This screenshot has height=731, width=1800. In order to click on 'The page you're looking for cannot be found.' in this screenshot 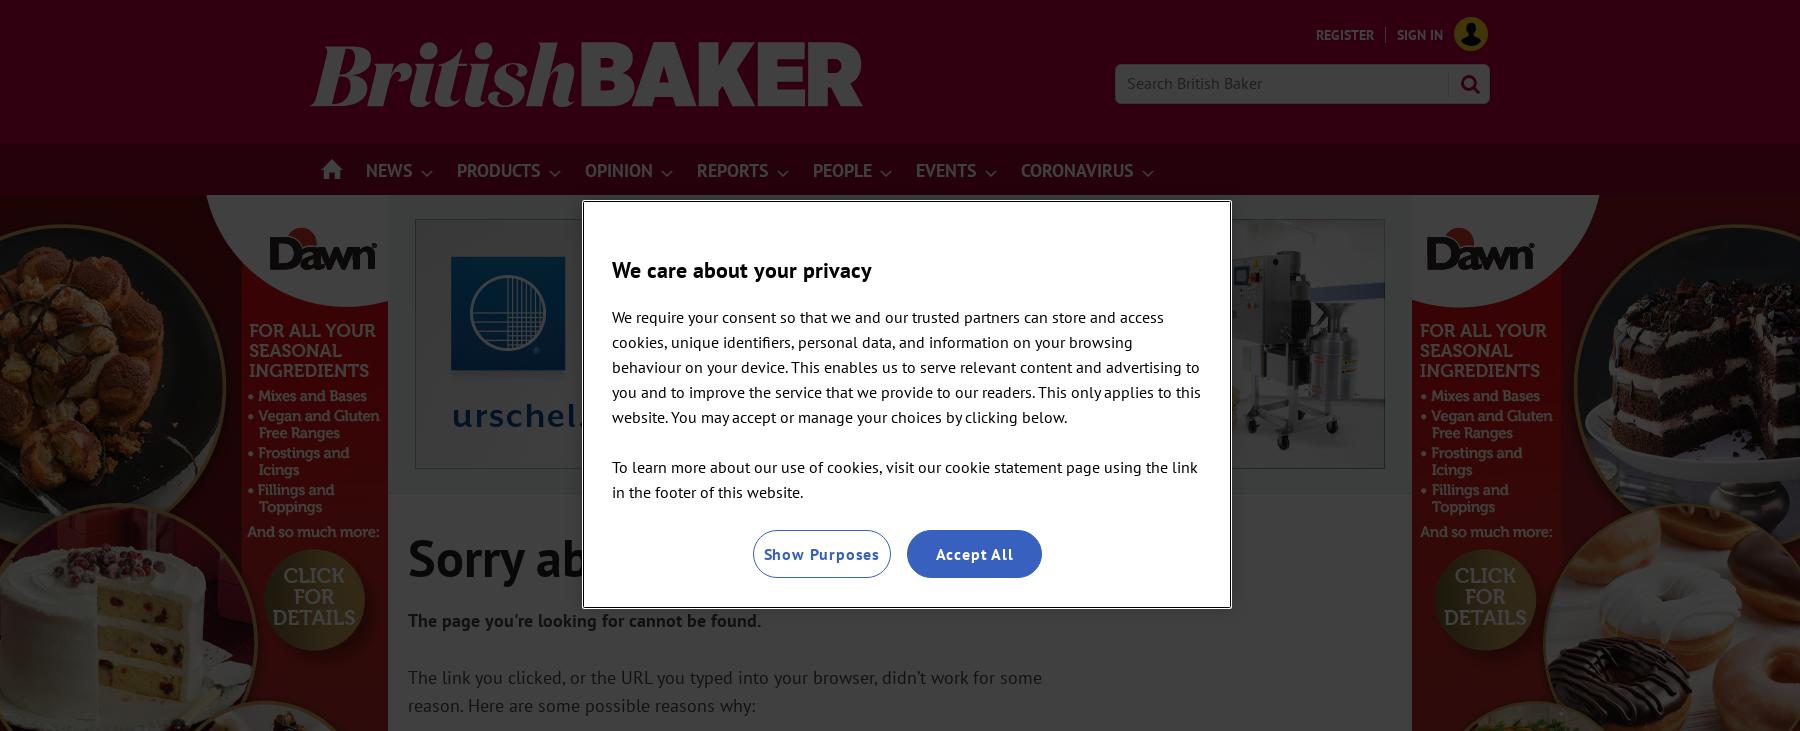, I will do `click(584, 619)`.